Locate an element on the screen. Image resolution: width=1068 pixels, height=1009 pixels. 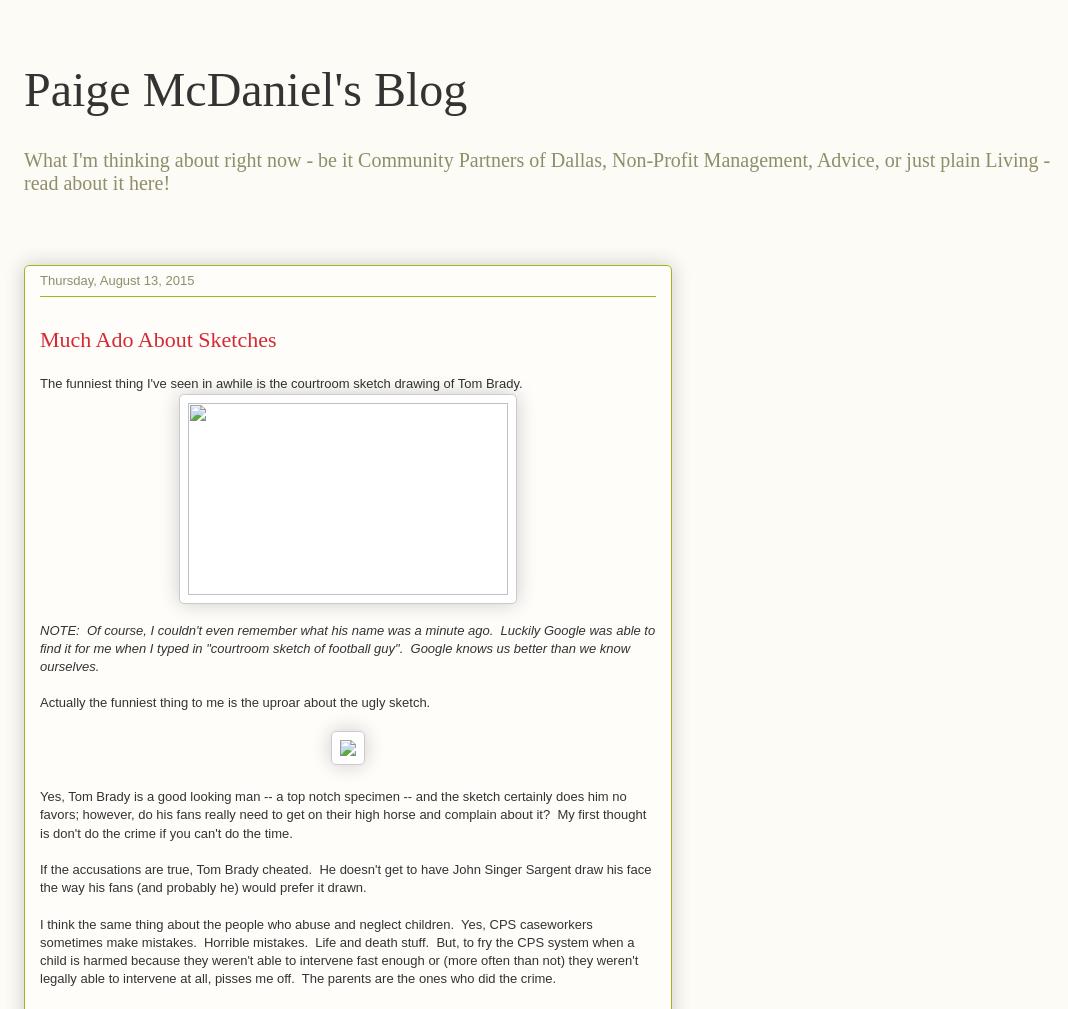
'Paige McDaniel's Blog' is located at coordinates (23, 88).